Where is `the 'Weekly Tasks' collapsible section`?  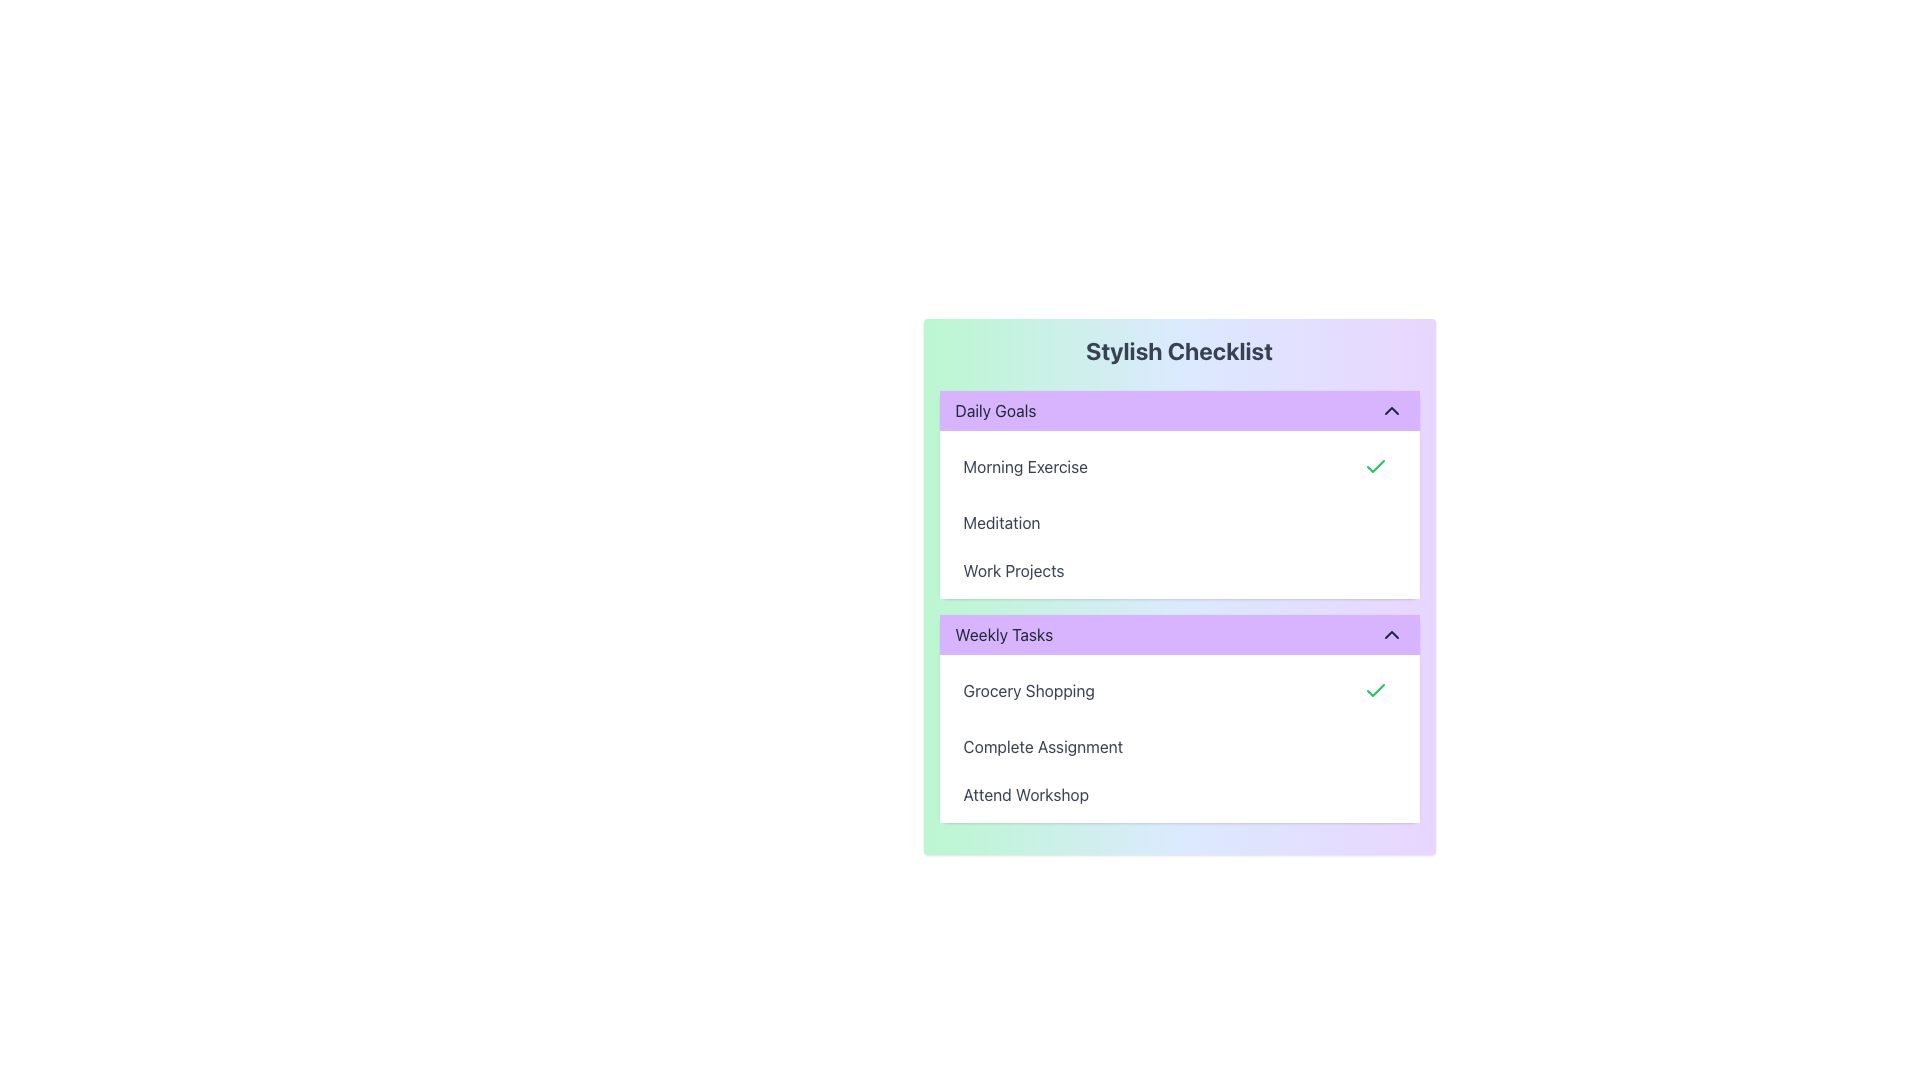 the 'Weekly Tasks' collapsible section is located at coordinates (1179, 605).